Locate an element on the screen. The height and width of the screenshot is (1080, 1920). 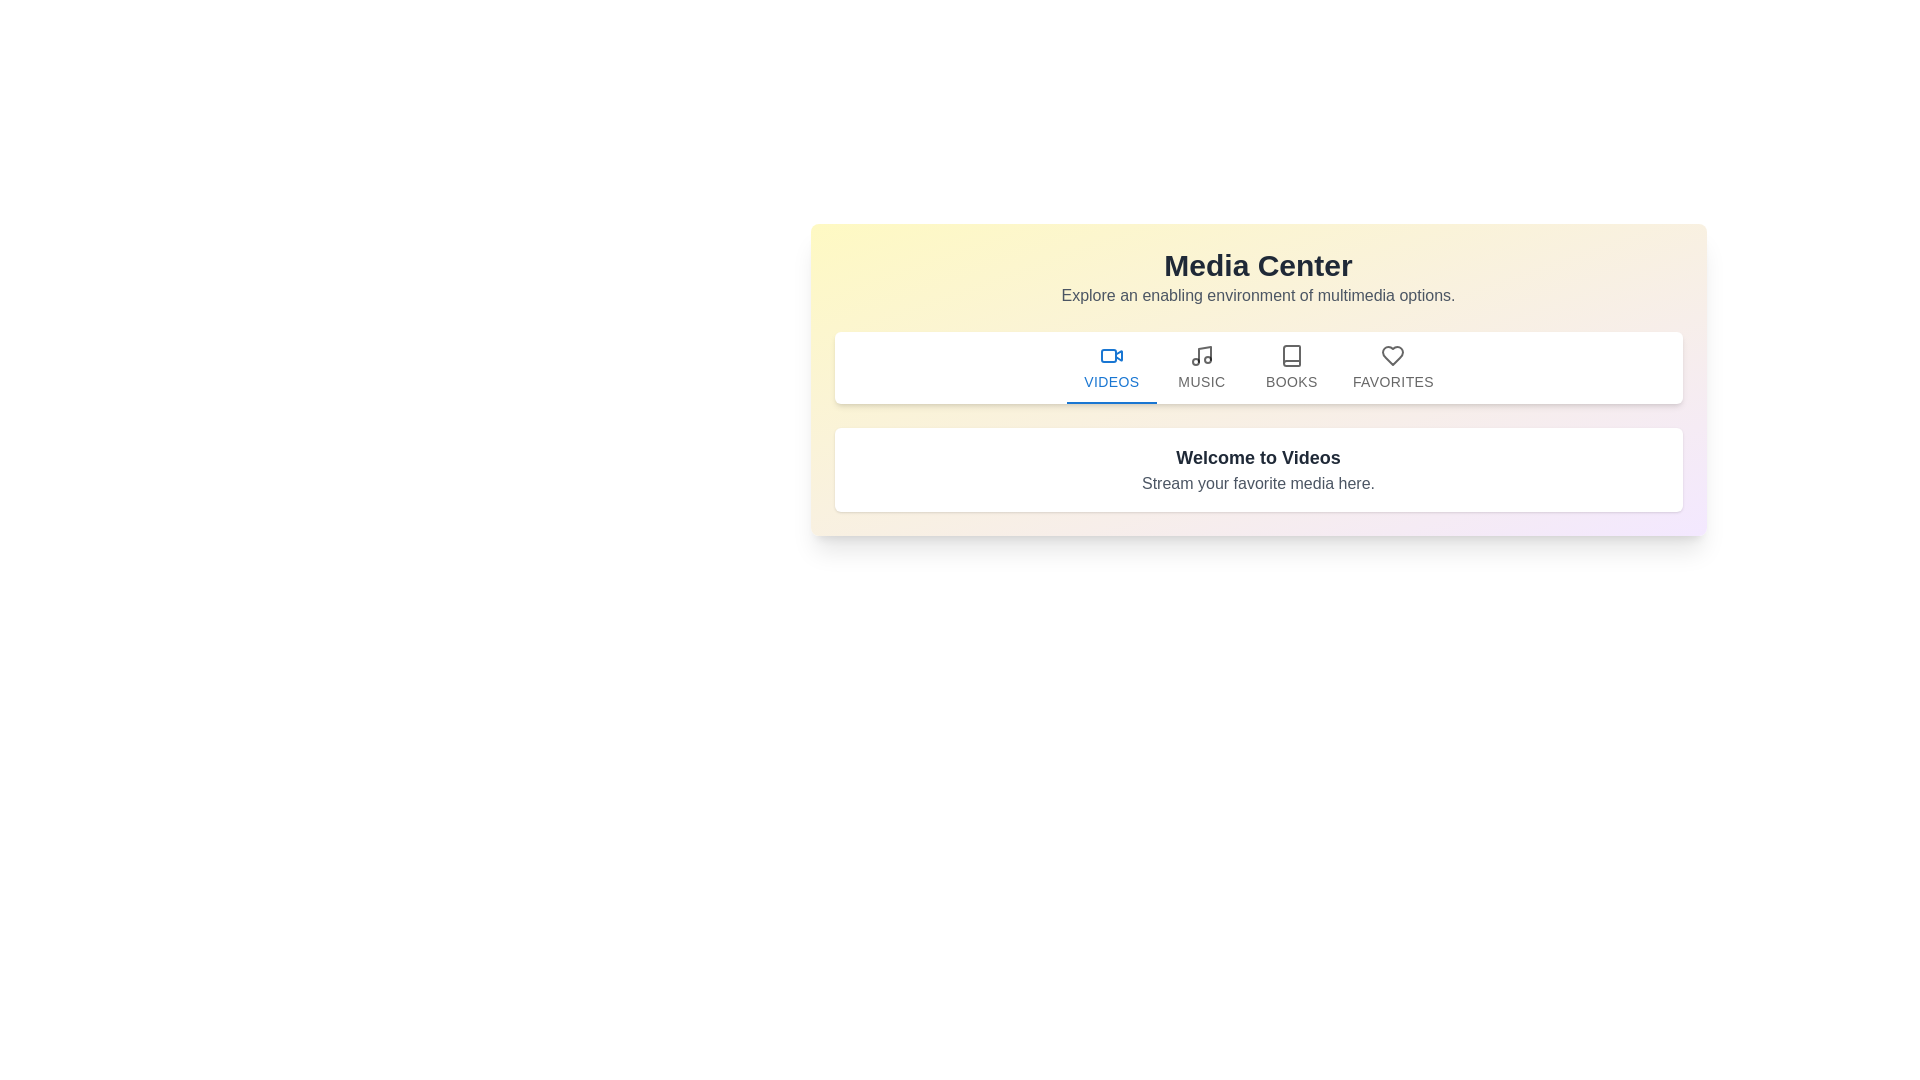
the triangular icon subcomponent of the video camera icon located in the 'VIDEOS' tab is located at coordinates (1117, 355).